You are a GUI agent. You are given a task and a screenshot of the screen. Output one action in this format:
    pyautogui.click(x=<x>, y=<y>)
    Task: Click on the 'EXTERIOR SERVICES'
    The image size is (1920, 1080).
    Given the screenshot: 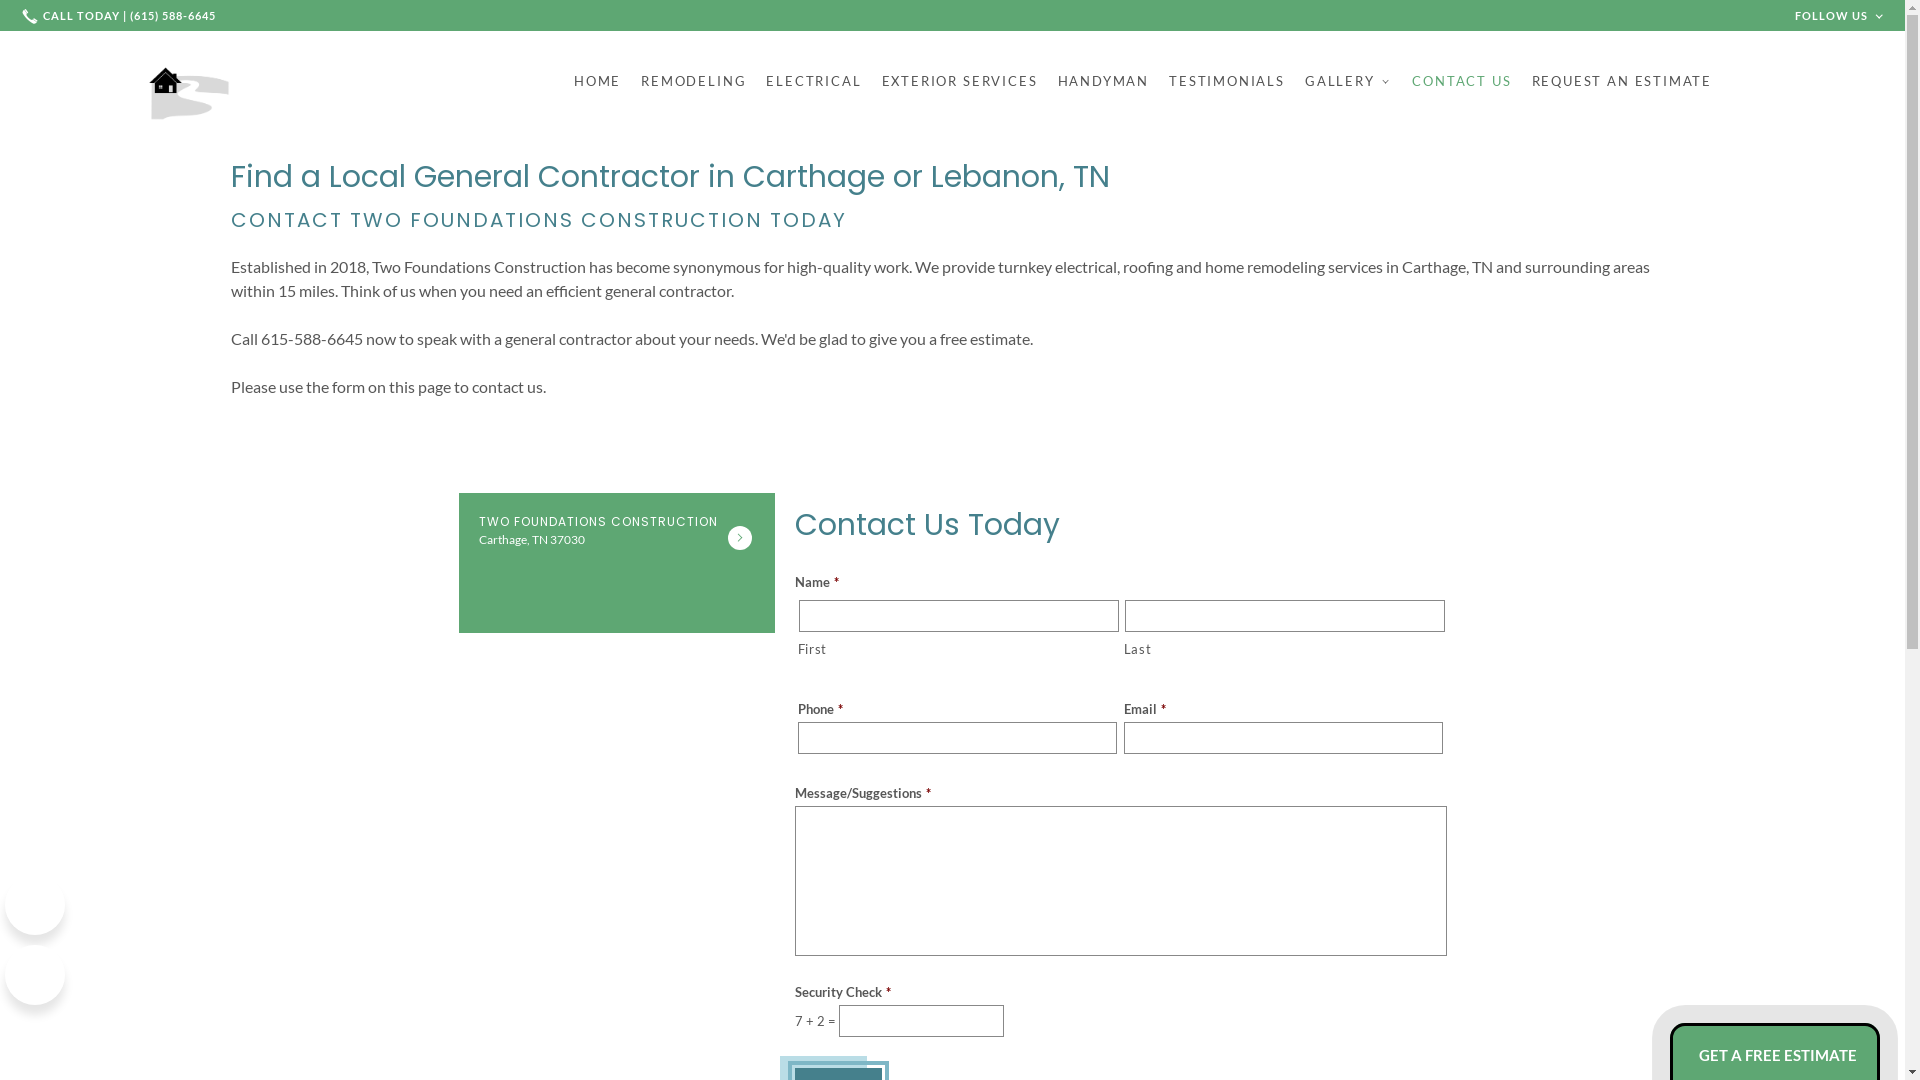 What is the action you would take?
    pyautogui.click(x=960, y=80)
    